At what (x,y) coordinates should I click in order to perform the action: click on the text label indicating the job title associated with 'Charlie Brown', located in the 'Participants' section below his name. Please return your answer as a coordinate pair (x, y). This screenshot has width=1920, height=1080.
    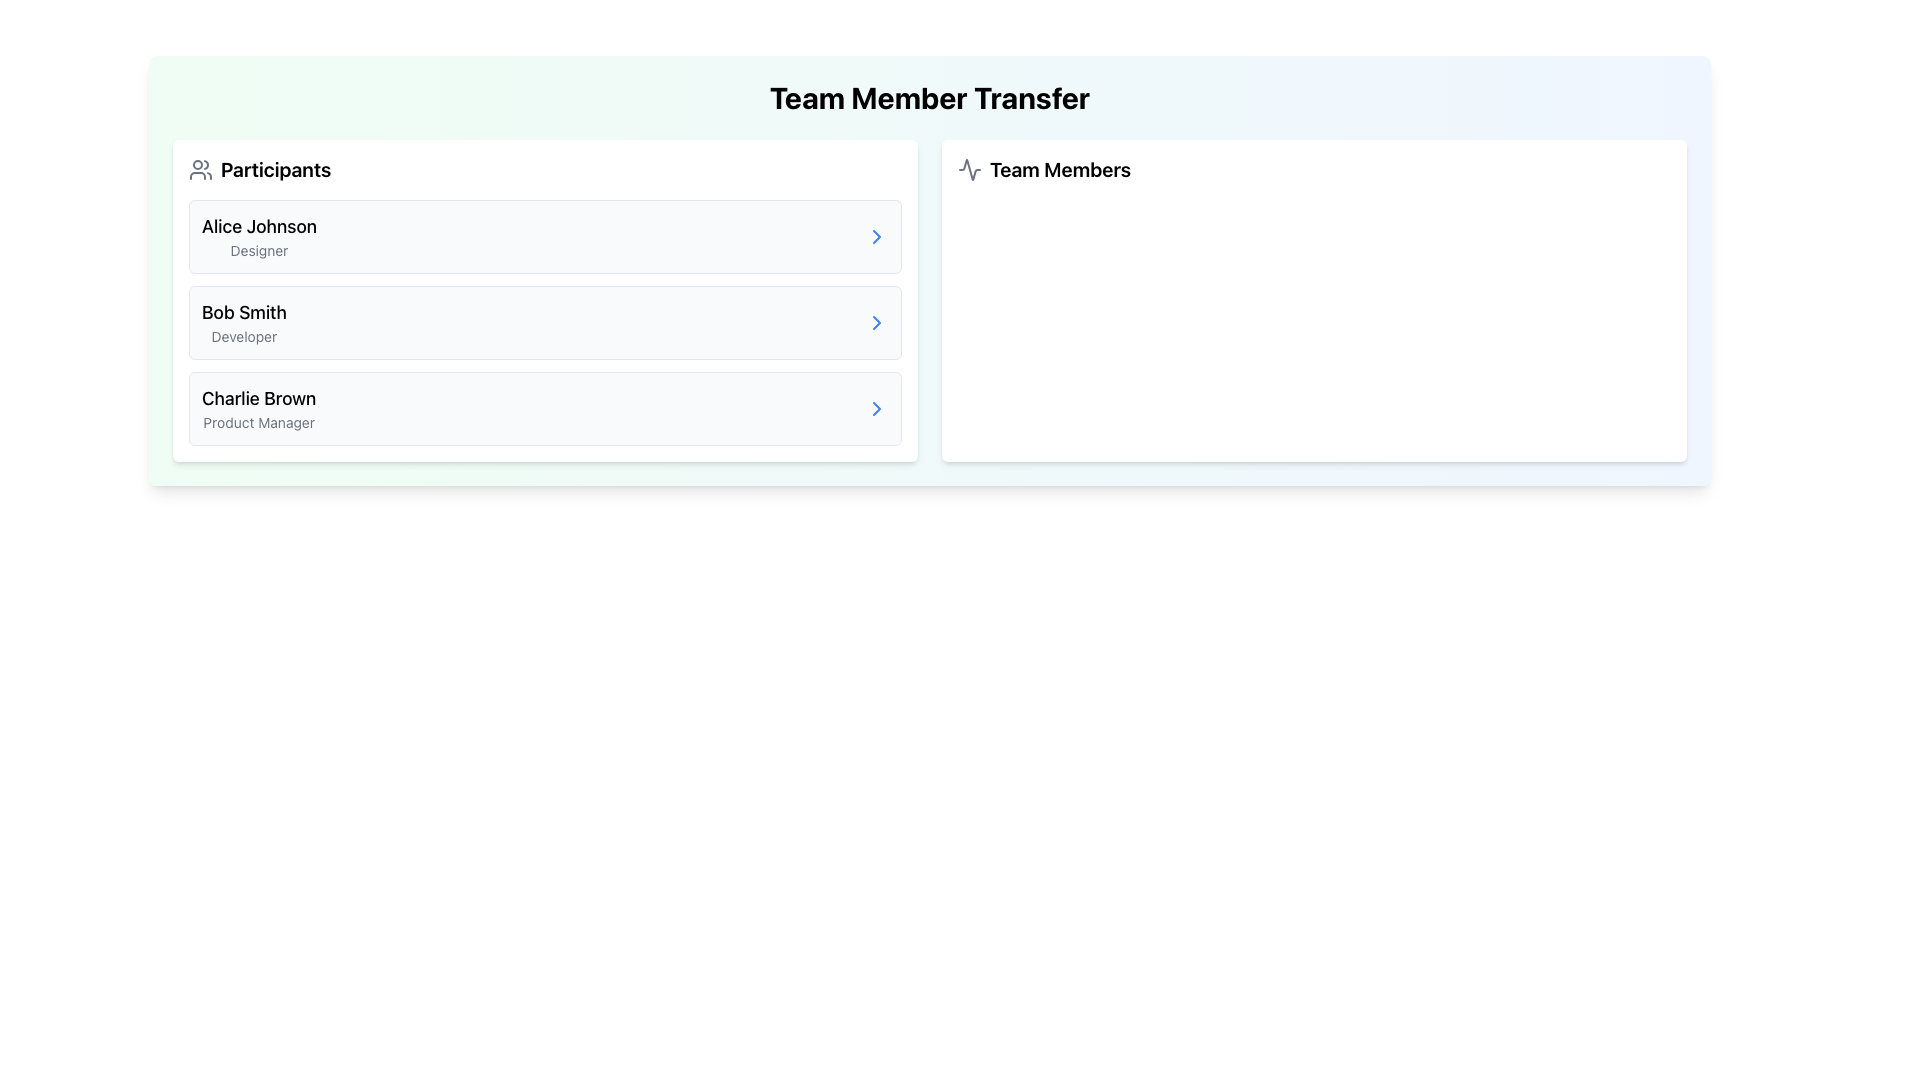
    Looking at the image, I should click on (258, 422).